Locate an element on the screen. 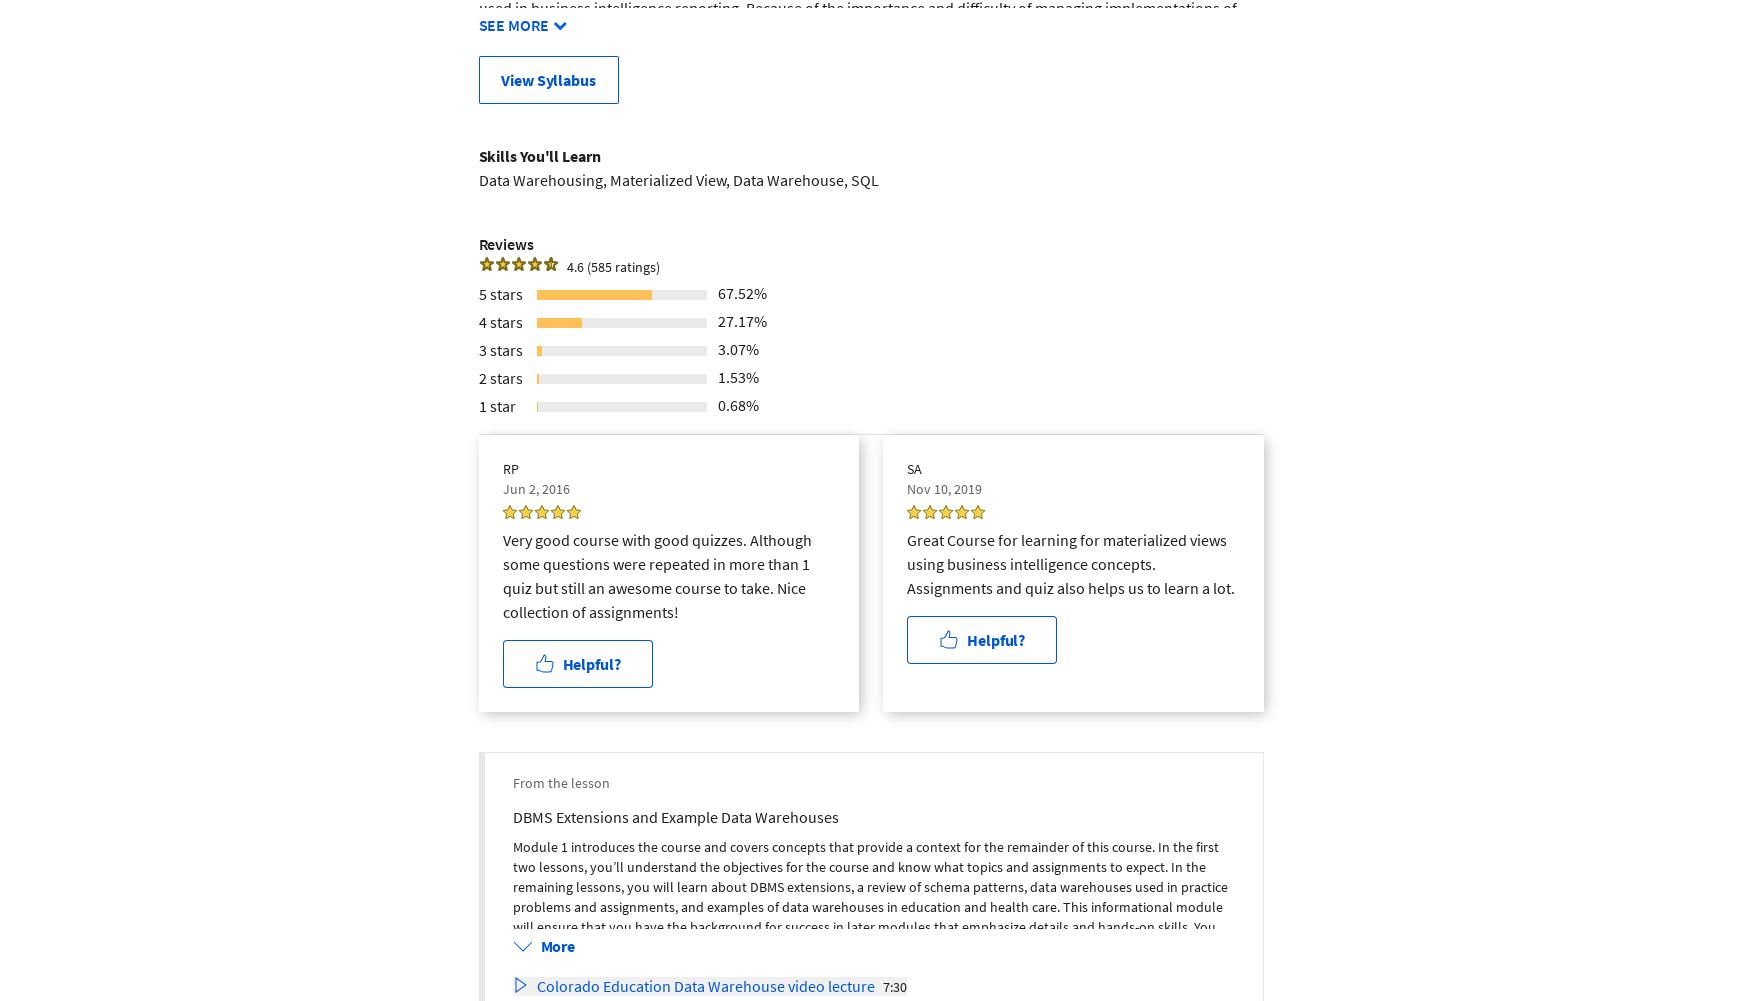 The image size is (1742, 1001). '3 stars' is located at coordinates (499, 349).